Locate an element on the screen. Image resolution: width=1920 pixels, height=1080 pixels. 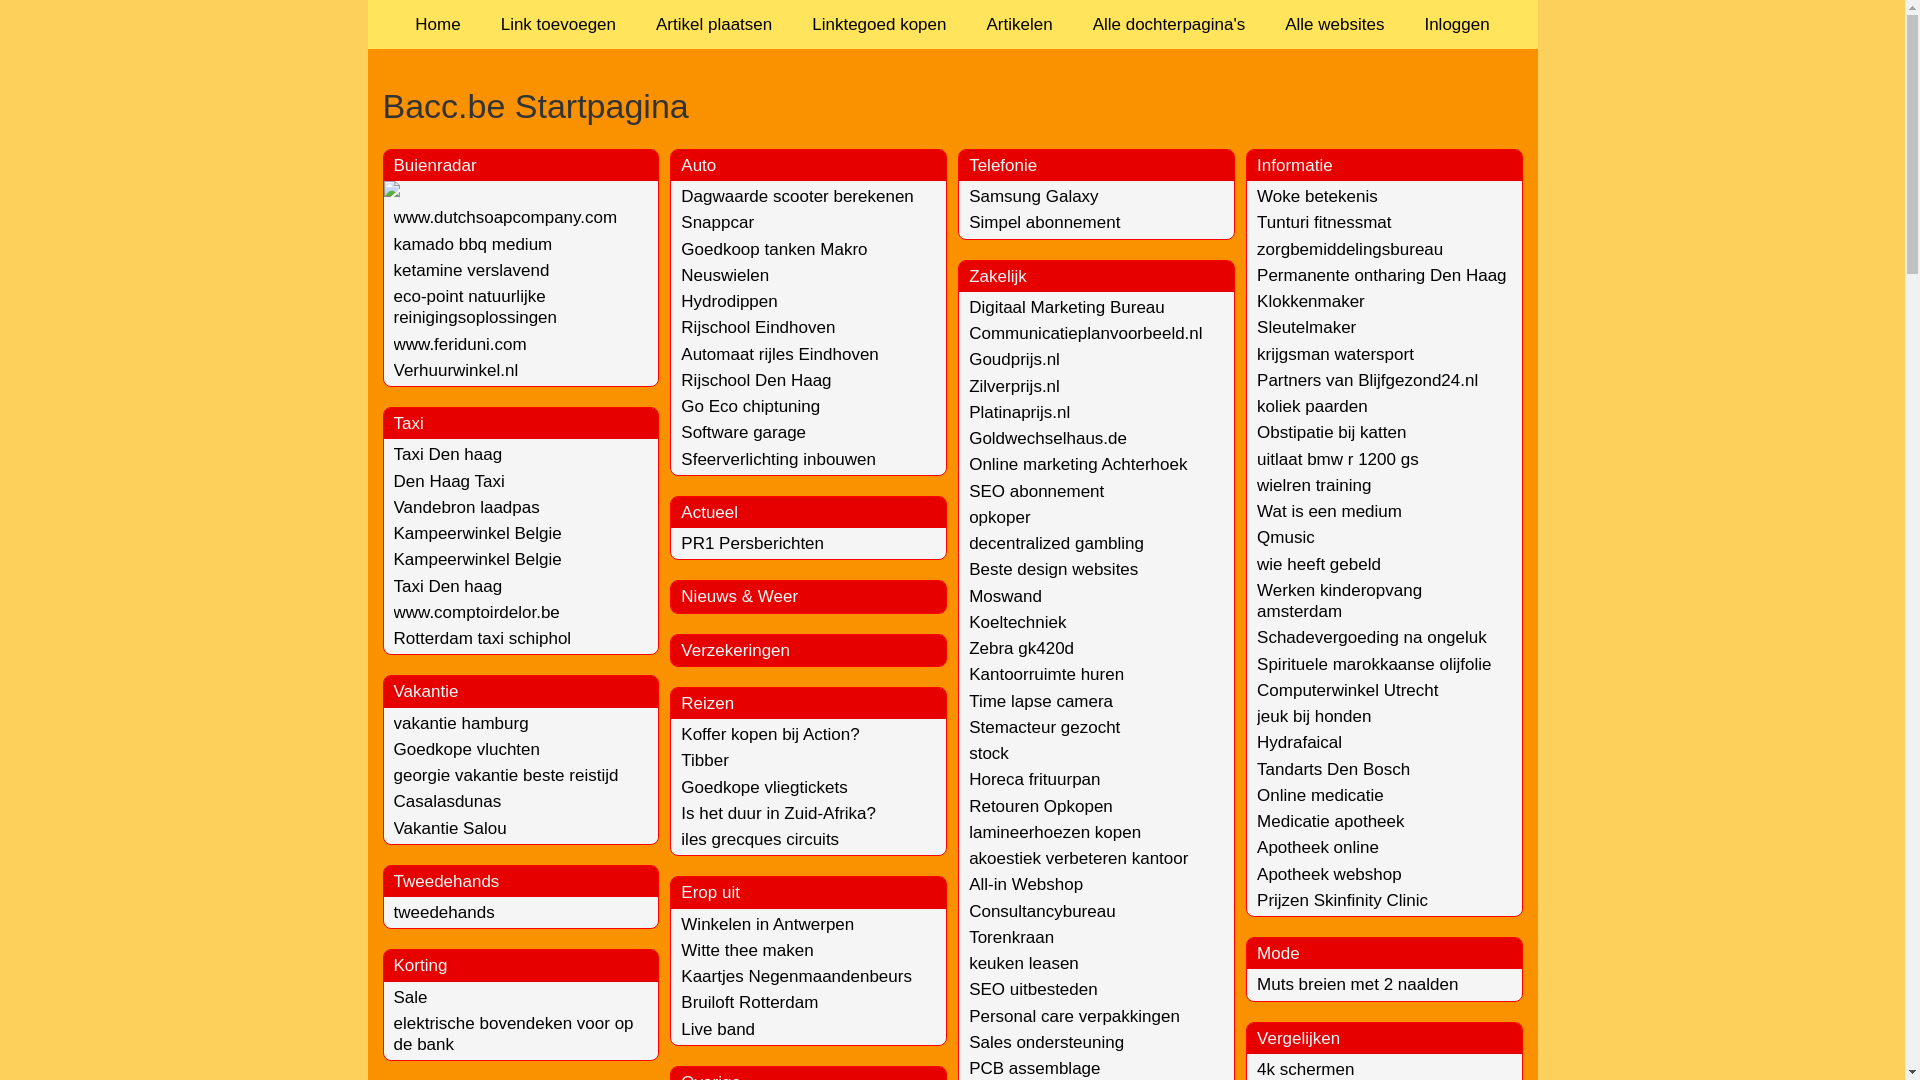
'Mode' is located at coordinates (1277, 952).